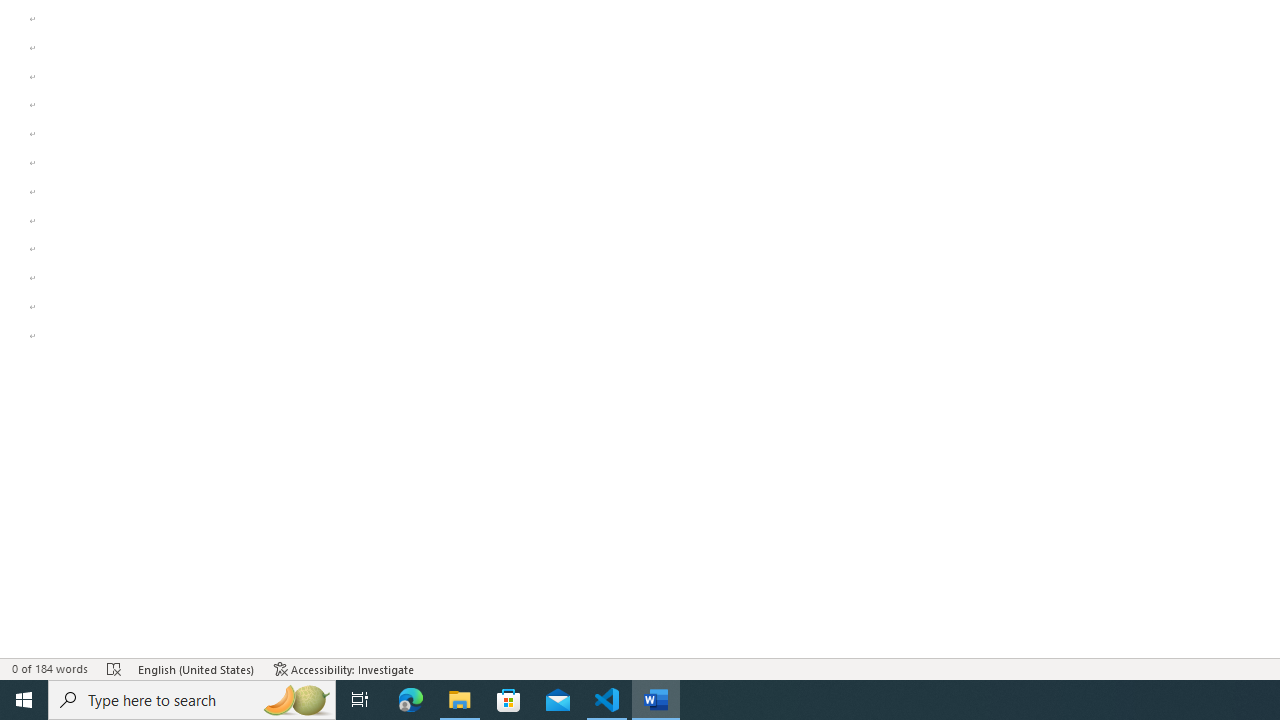 Image resolution: width=1280 pixels, height=720 pixels. Describe the element at coordinates (359, 698) in the screenshot. I see `'Task View'` at that location.